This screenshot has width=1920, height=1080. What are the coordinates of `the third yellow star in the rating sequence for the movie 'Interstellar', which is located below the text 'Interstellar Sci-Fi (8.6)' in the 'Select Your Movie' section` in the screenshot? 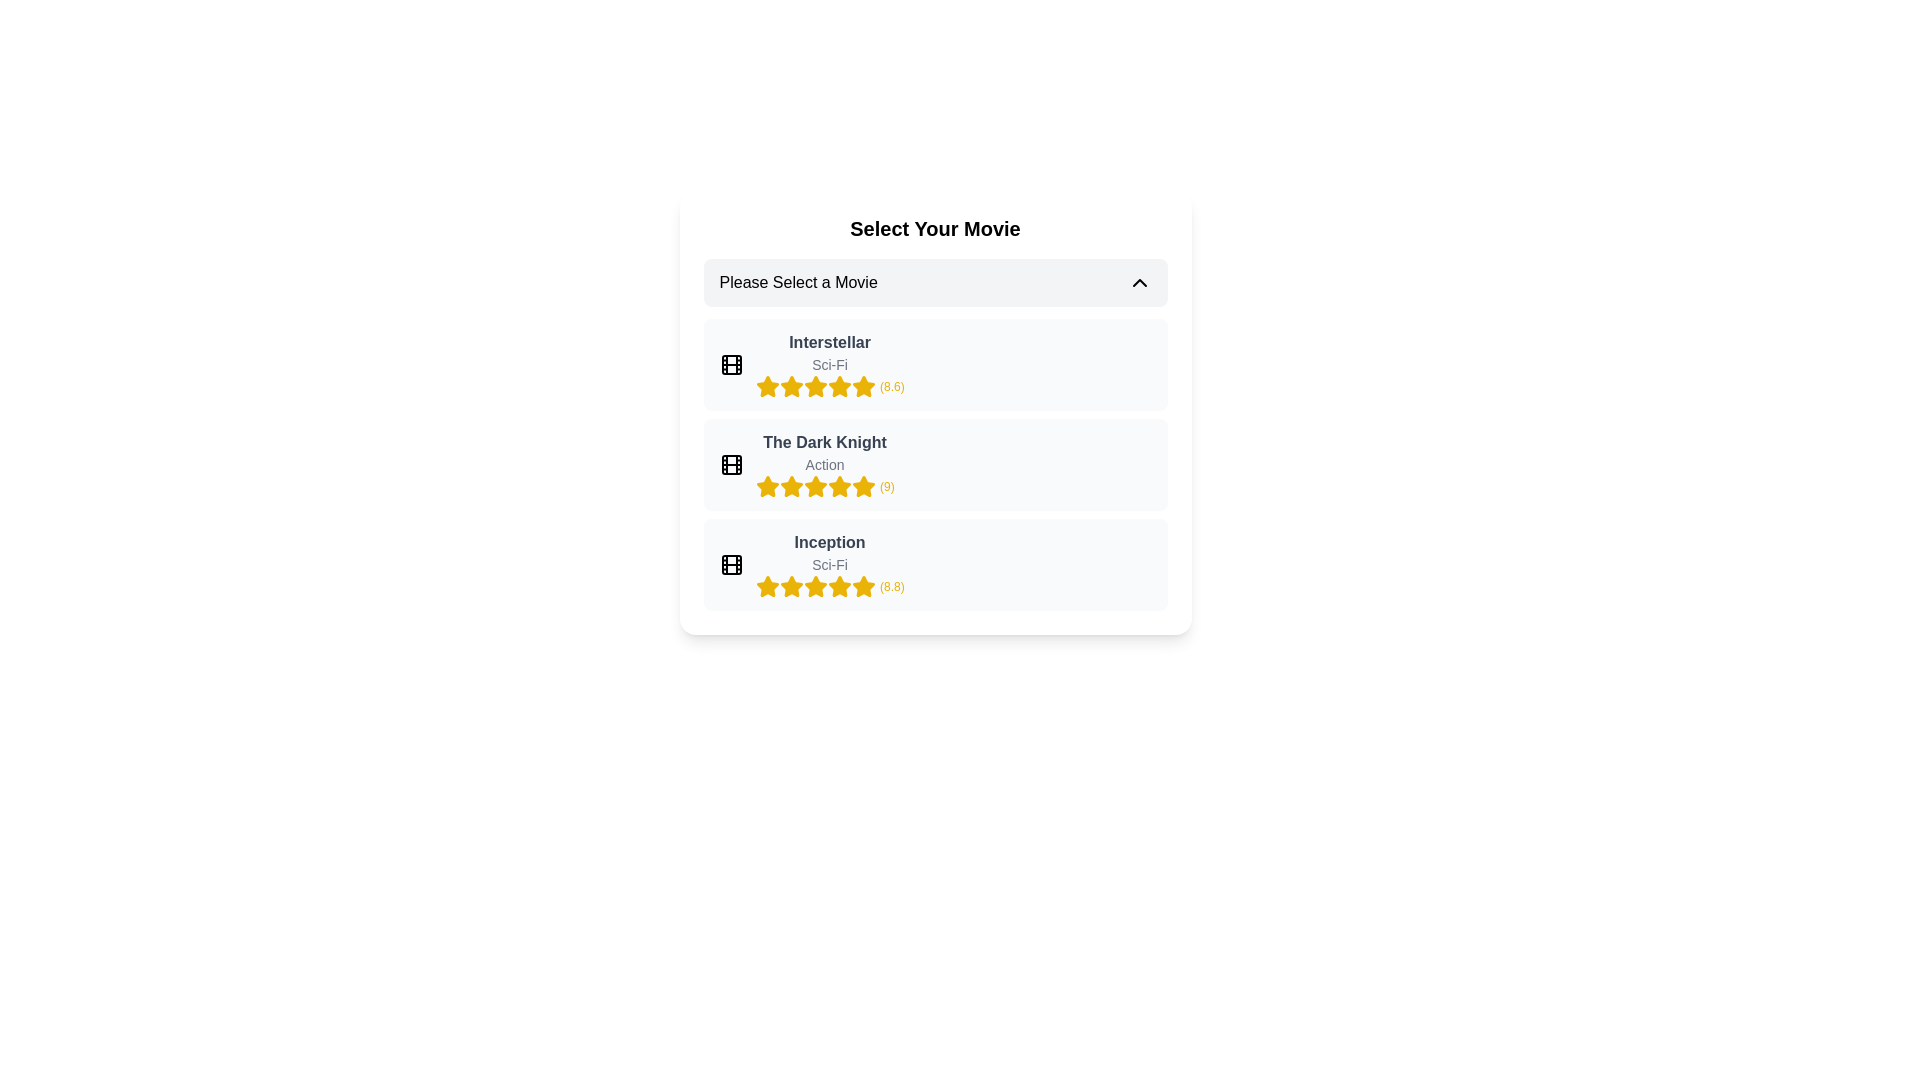 It's located at (790, 386).